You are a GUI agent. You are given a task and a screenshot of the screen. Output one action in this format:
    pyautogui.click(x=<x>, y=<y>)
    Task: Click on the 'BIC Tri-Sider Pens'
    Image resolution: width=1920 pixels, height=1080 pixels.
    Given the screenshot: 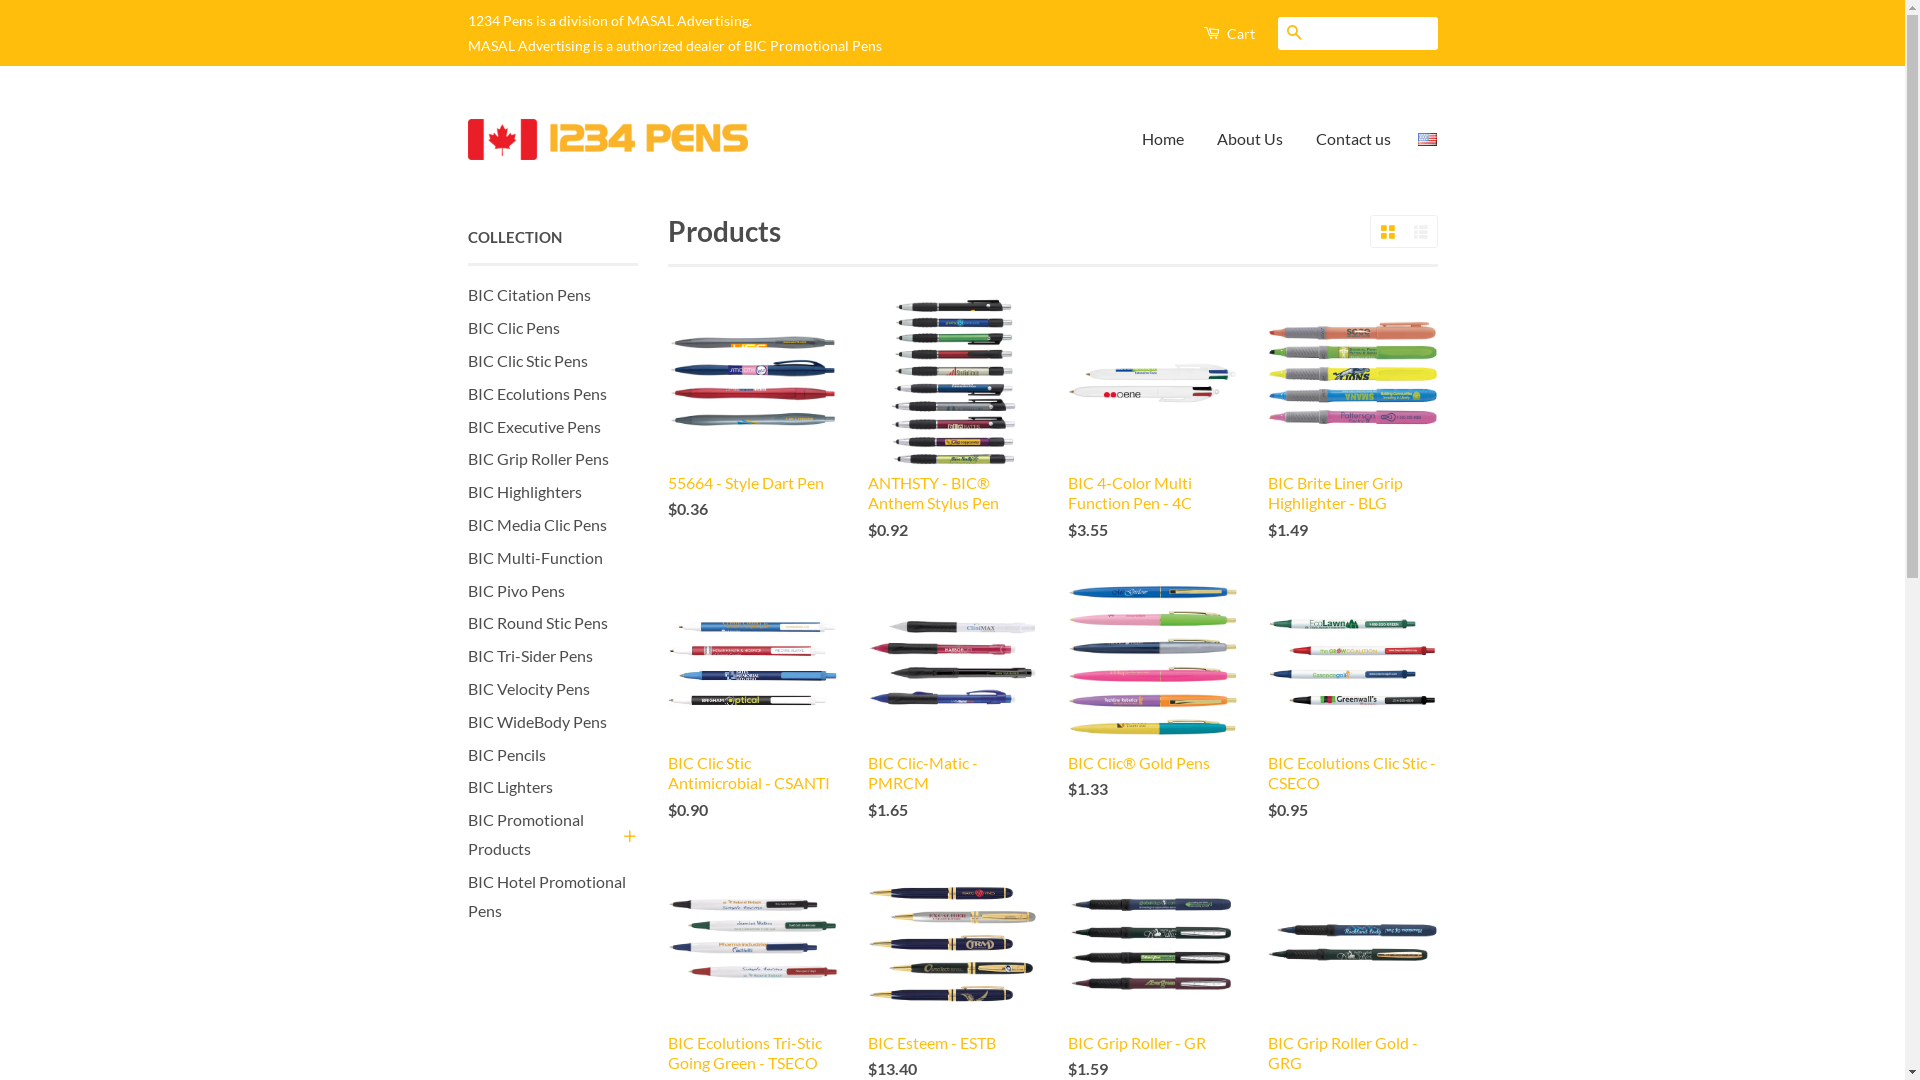 What is the action you would take?
    pyautogui.click(x=530, y=655)
    